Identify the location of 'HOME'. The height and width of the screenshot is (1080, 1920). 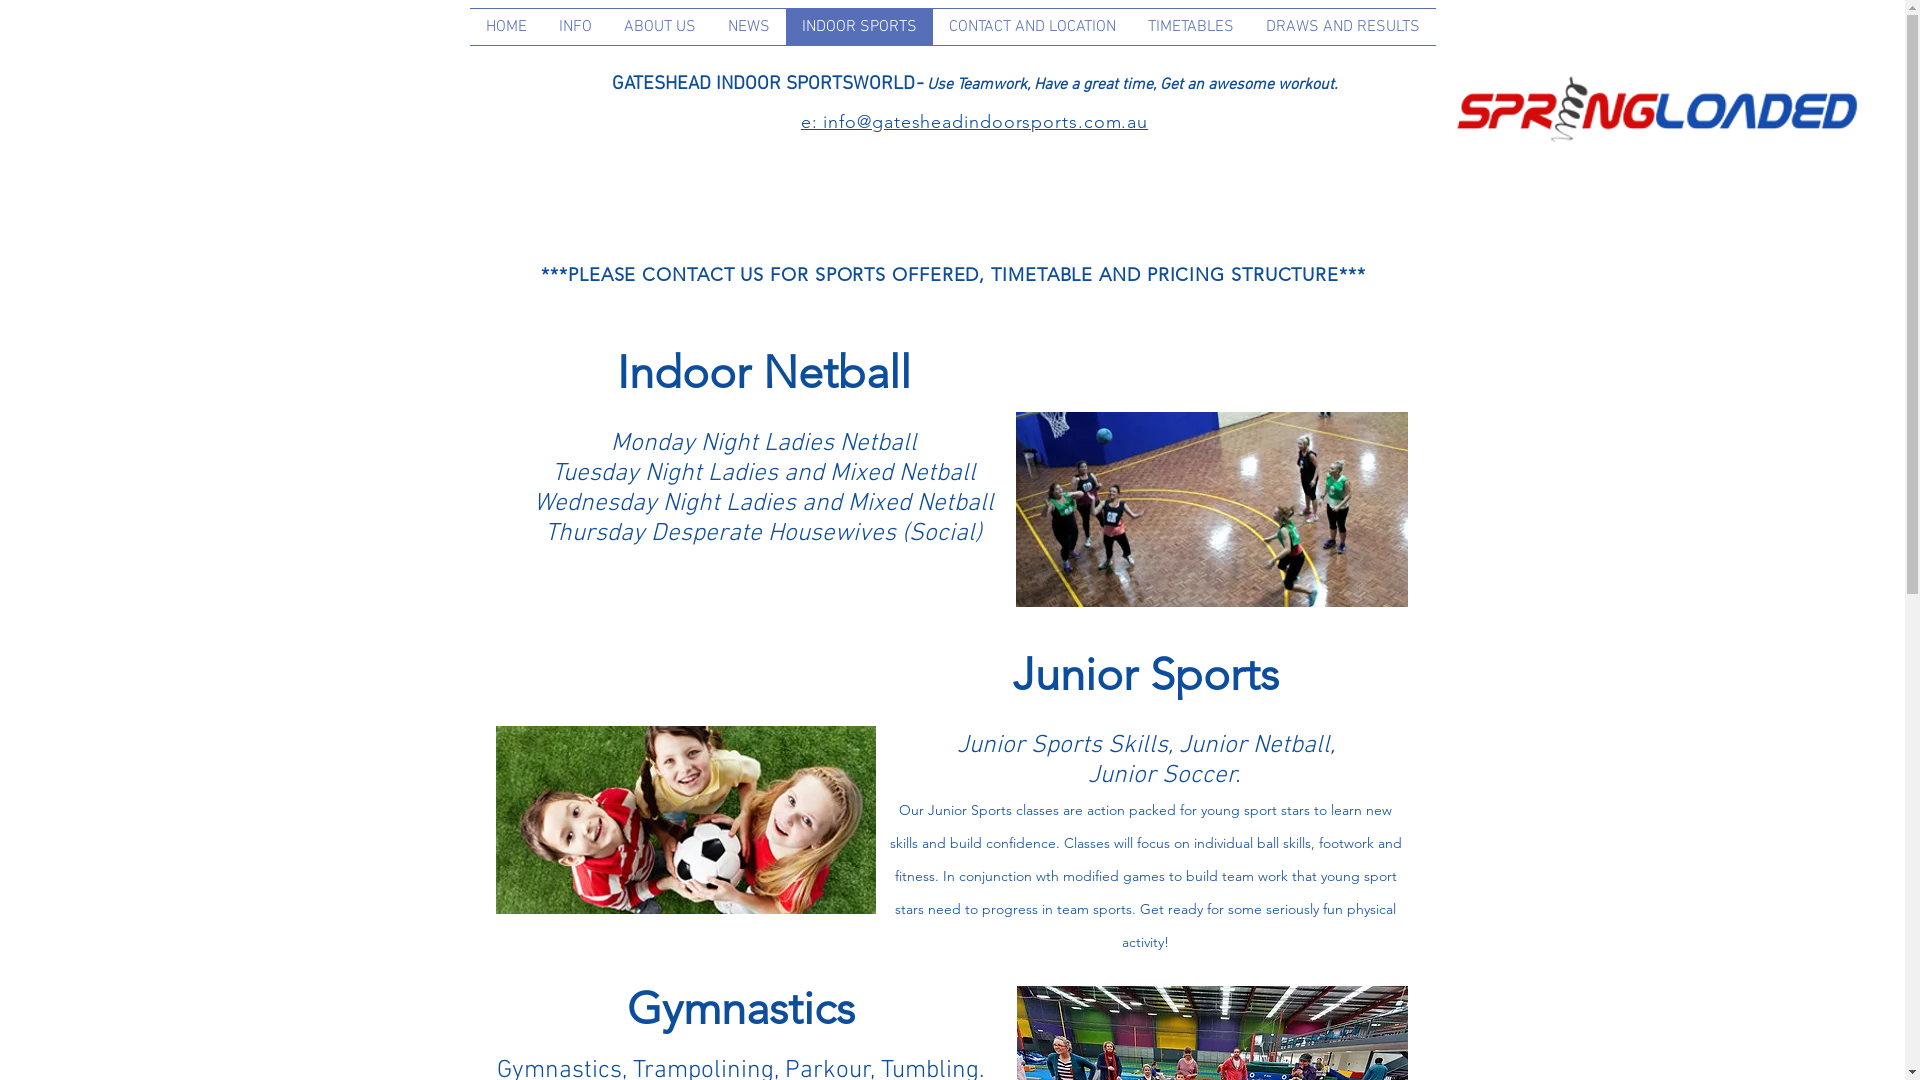
(506, 27).